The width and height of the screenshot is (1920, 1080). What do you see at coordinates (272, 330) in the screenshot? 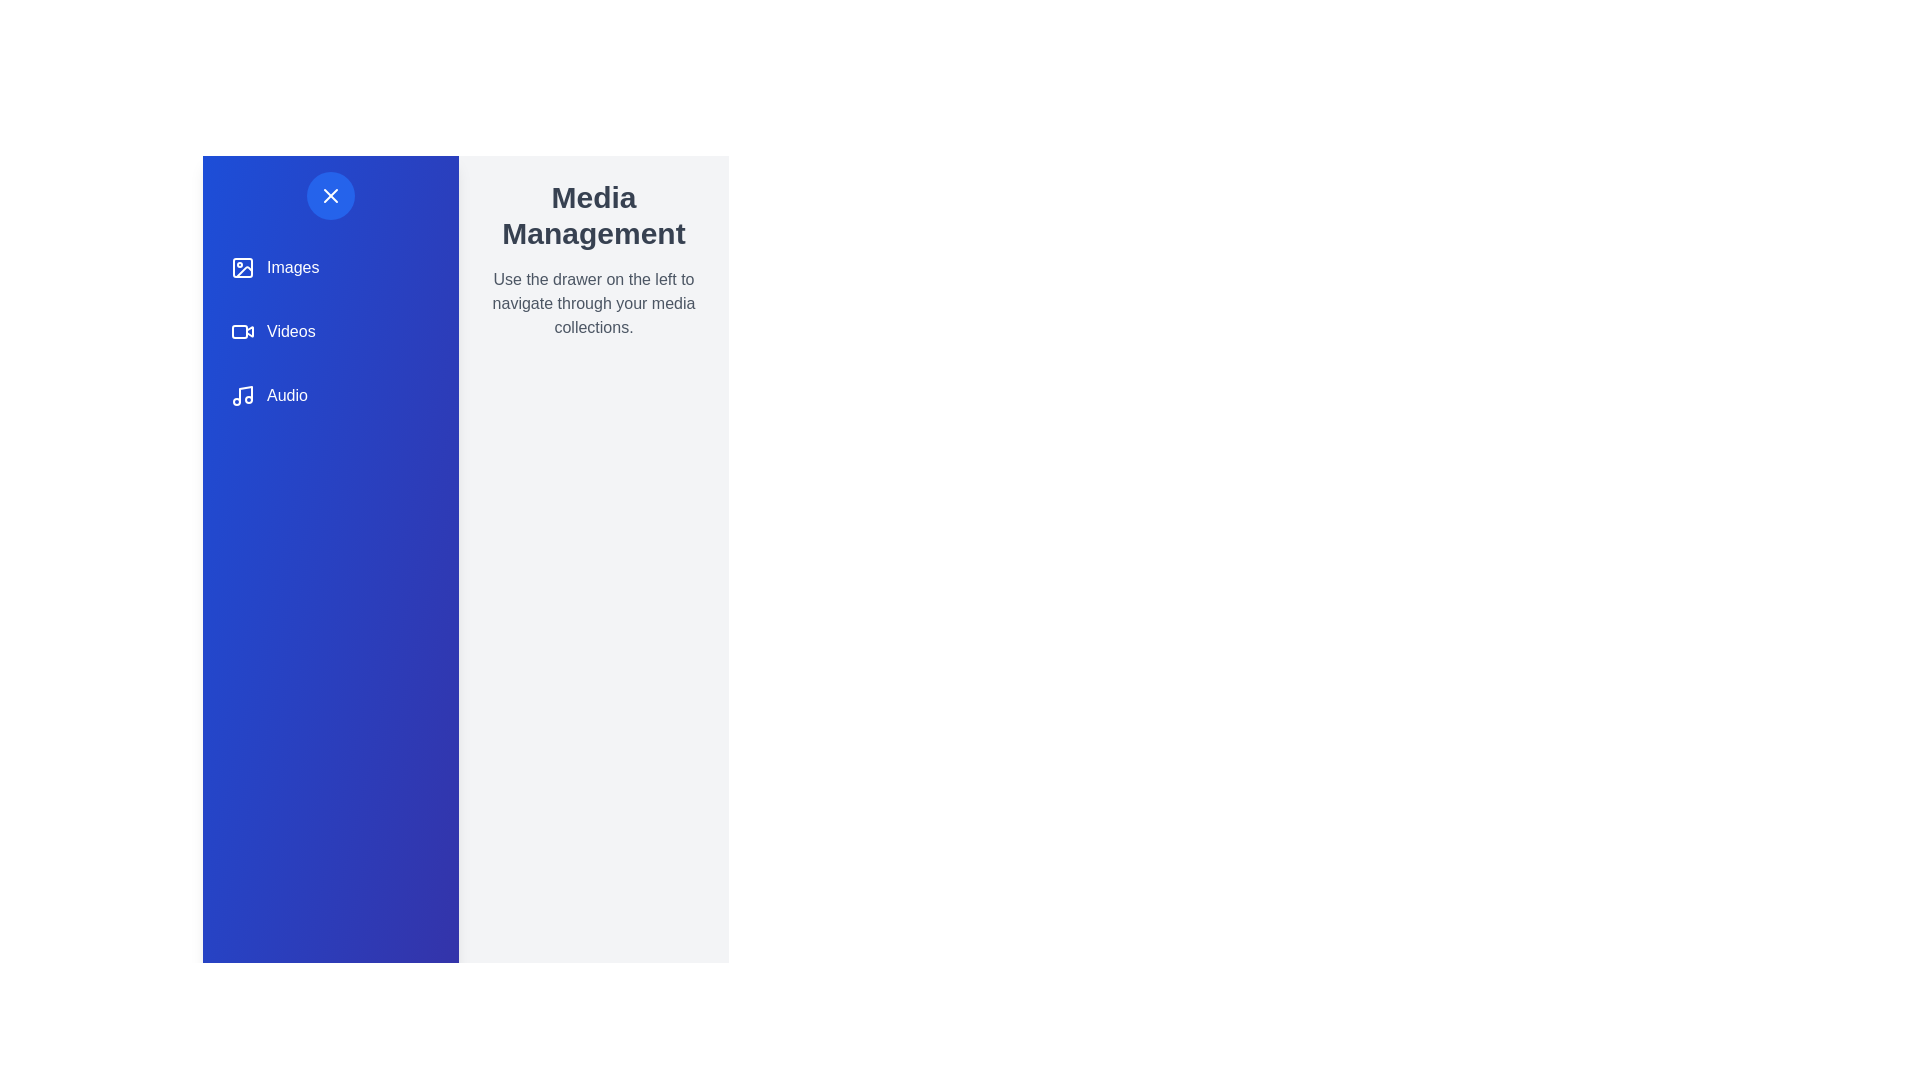
I see `the navigation item labeled 'Videos', which is styled with a rounded background and features a video camera icon on the left` at bounding box center [272, 330].